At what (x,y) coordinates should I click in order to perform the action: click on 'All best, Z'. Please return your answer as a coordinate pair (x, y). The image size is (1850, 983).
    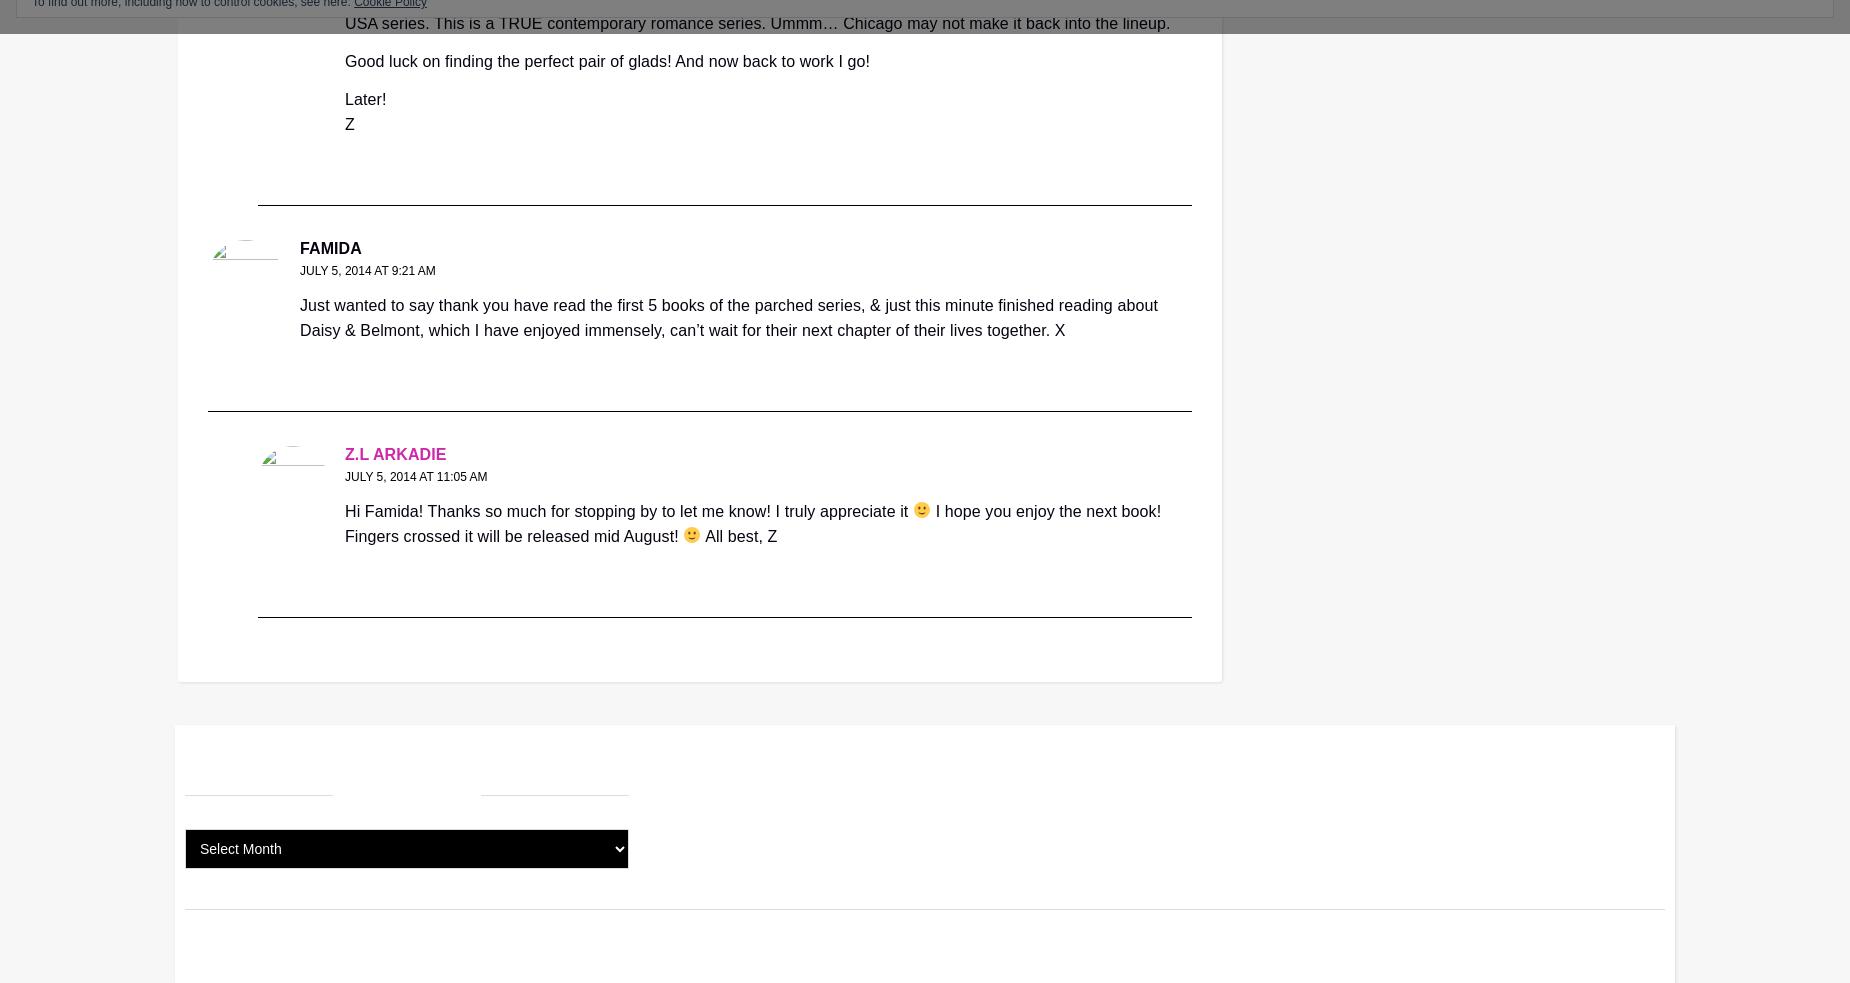
    Looking at the image, I should click on (700, 535).